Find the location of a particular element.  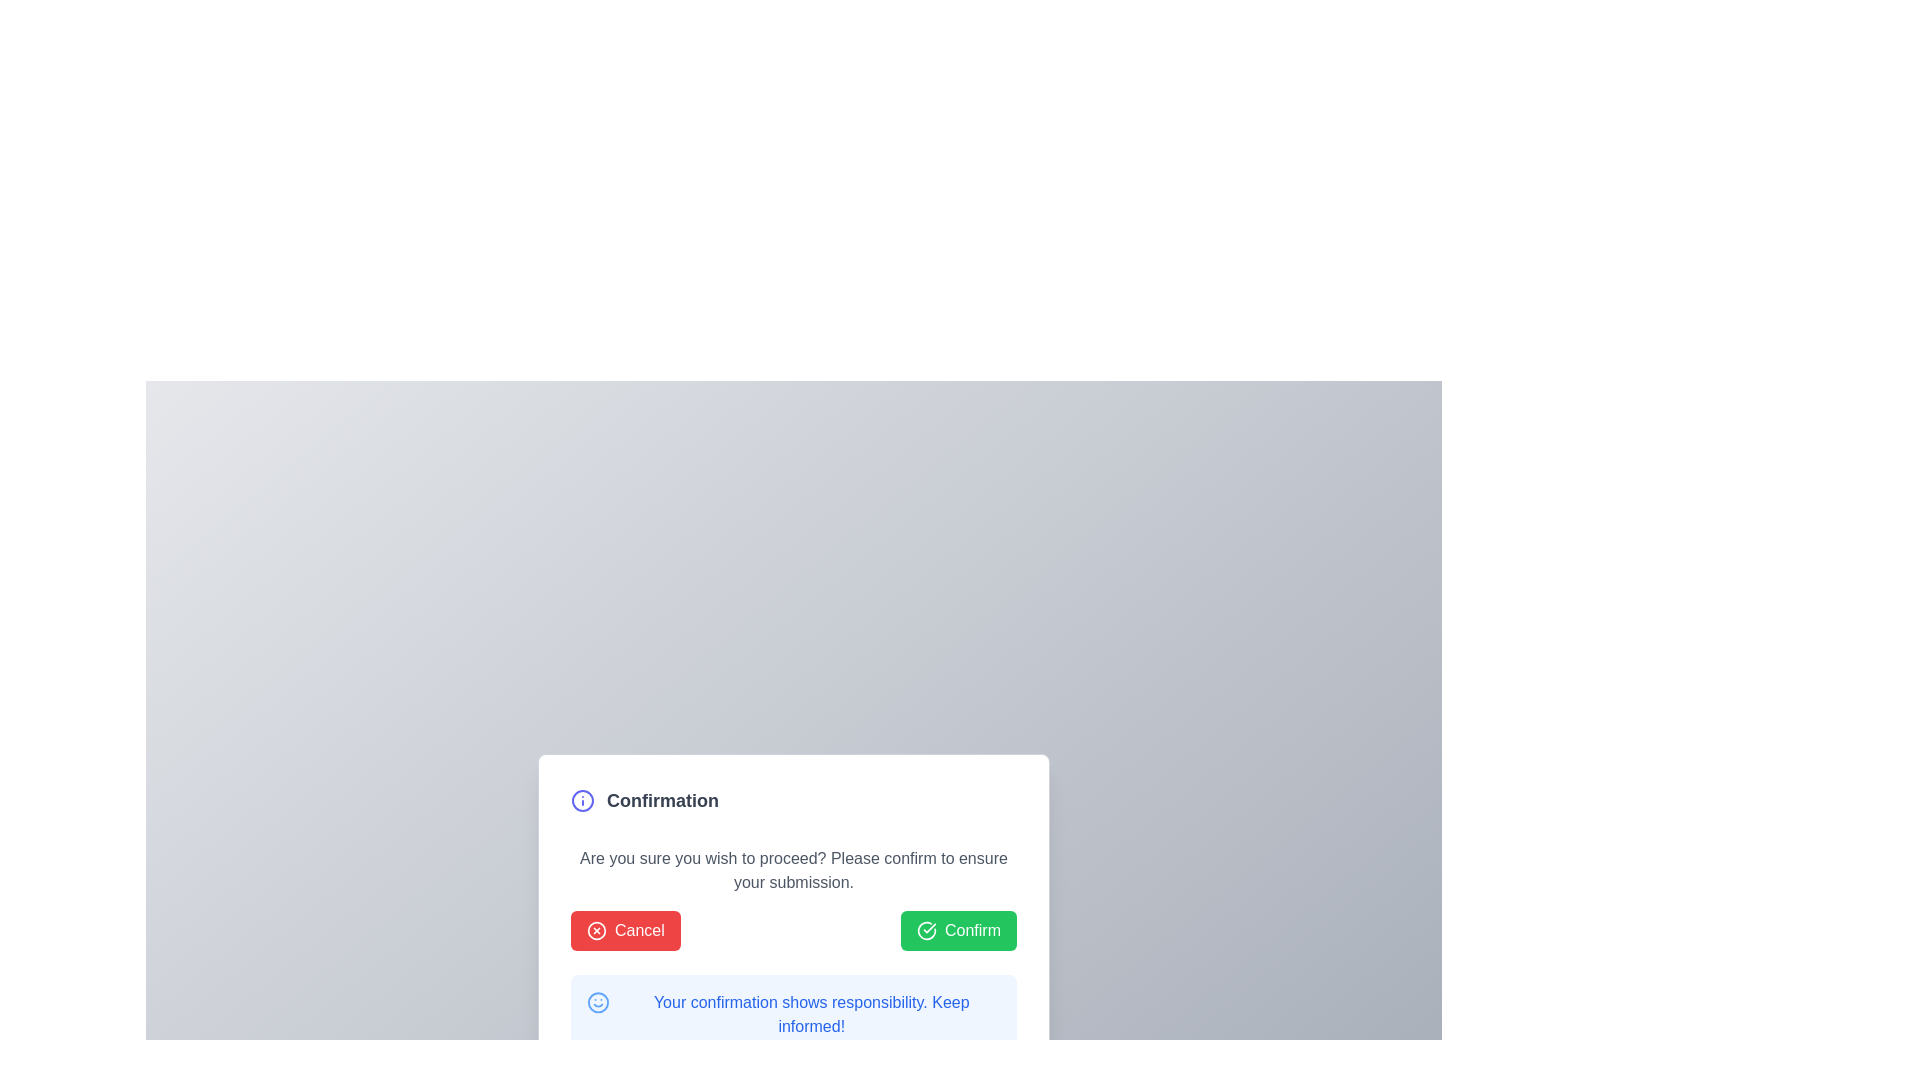

the red 'Cancel' button located at the bottom right corner of the modal dialog box is located at coordinates (624, 930).